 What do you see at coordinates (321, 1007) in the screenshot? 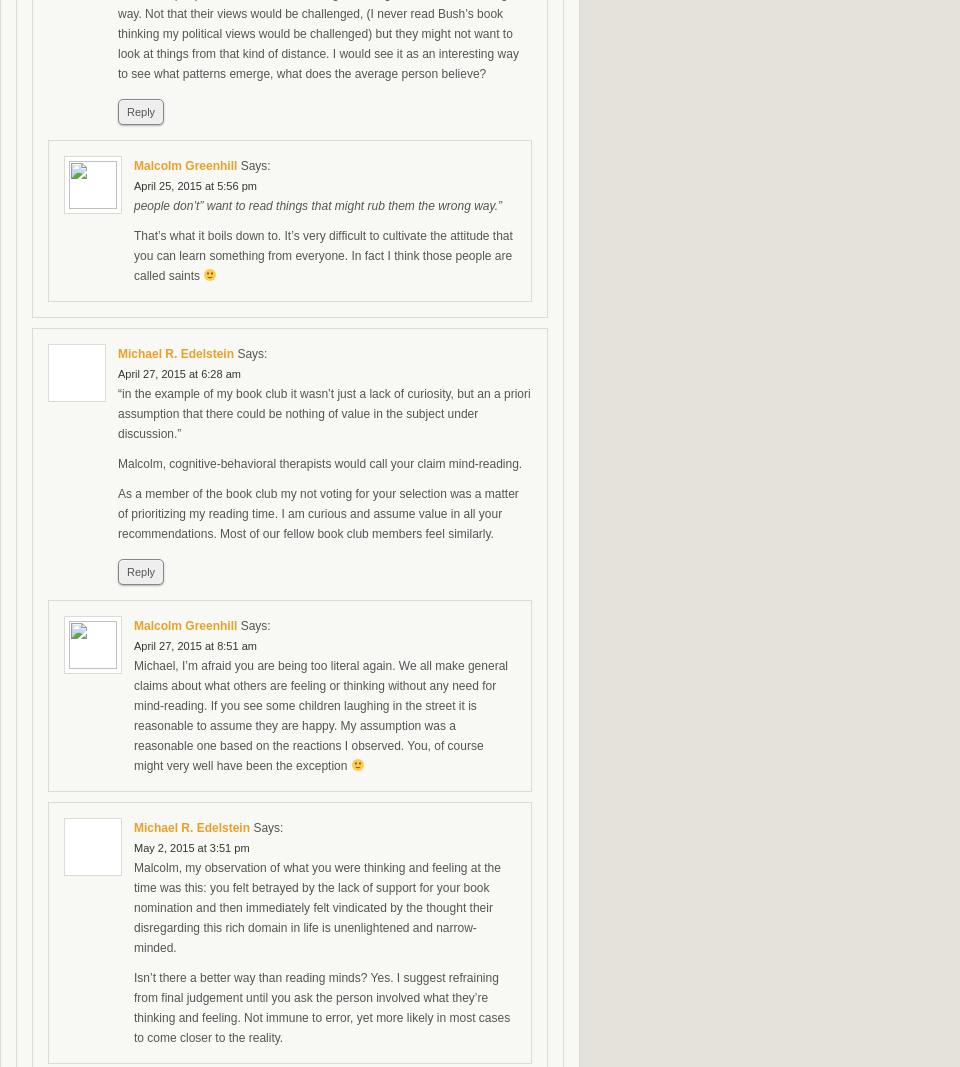
I see `'Isn’t there a better way than reading minds? Yes. I suggest refraining from final judgement until you ask the person involved what they’re thinking and feeling. Not immune to error, yet more likely in most cases to come closer to the reality.'` at bounding box center [321, 1007].